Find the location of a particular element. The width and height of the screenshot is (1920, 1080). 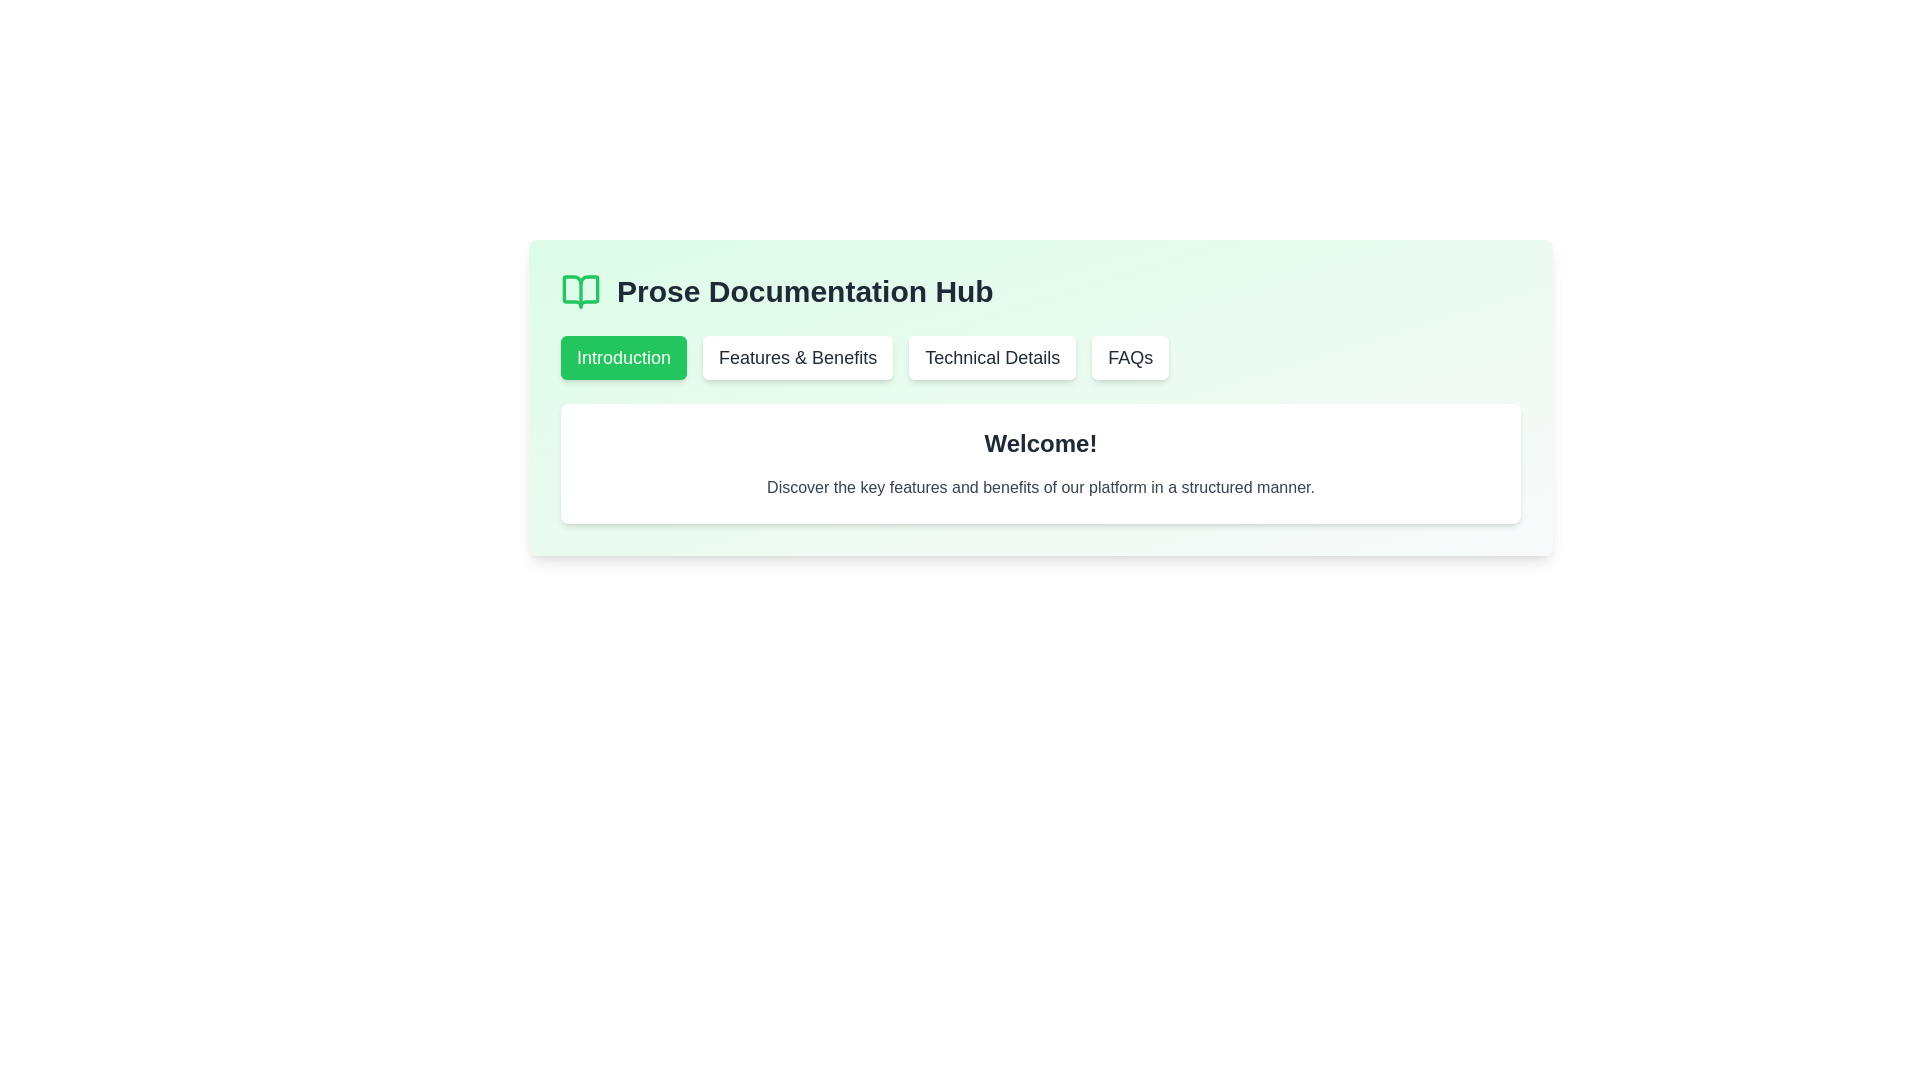

the navigation button located at the top-center section of the page is located at coordinates (623, 357).